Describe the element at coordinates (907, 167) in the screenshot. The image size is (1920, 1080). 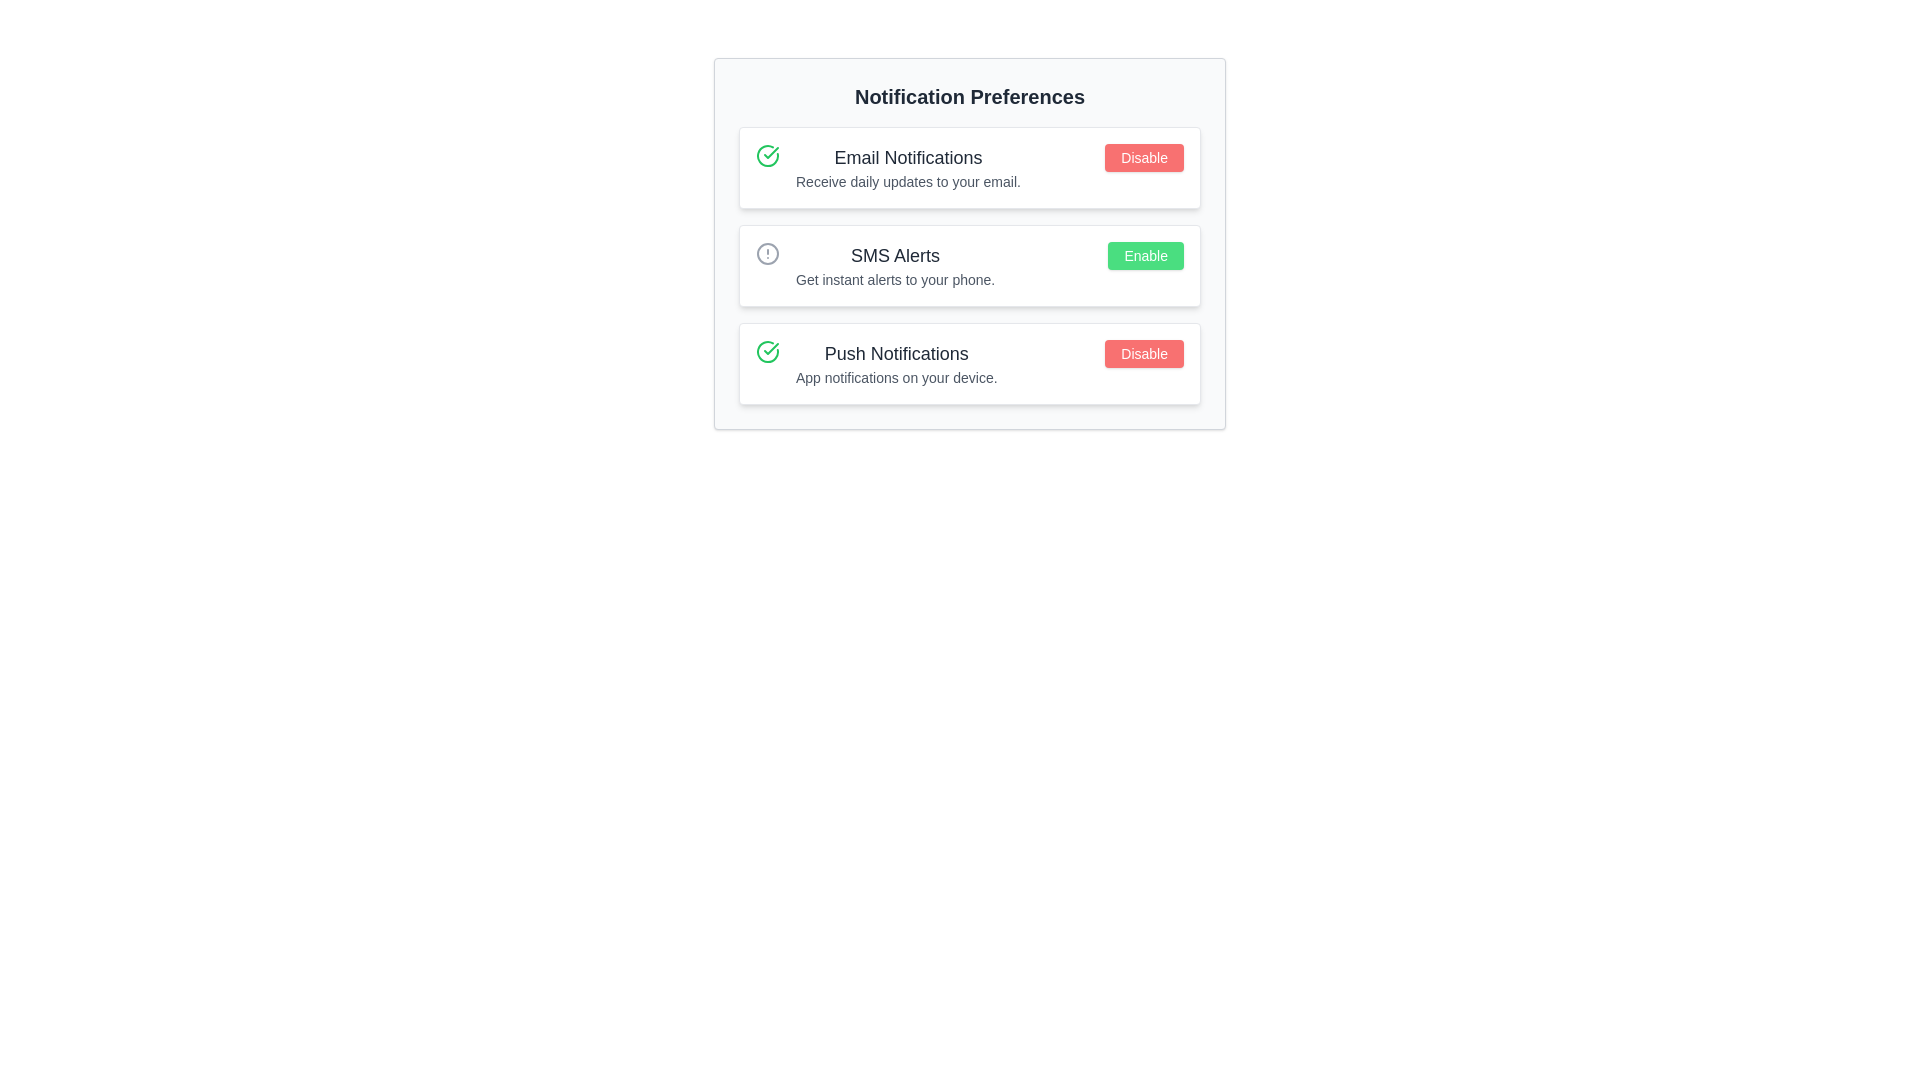
I see `text block titled 'Email Notifications' which contains the subtitle 'Receive daily updates to your email.'` at that location.